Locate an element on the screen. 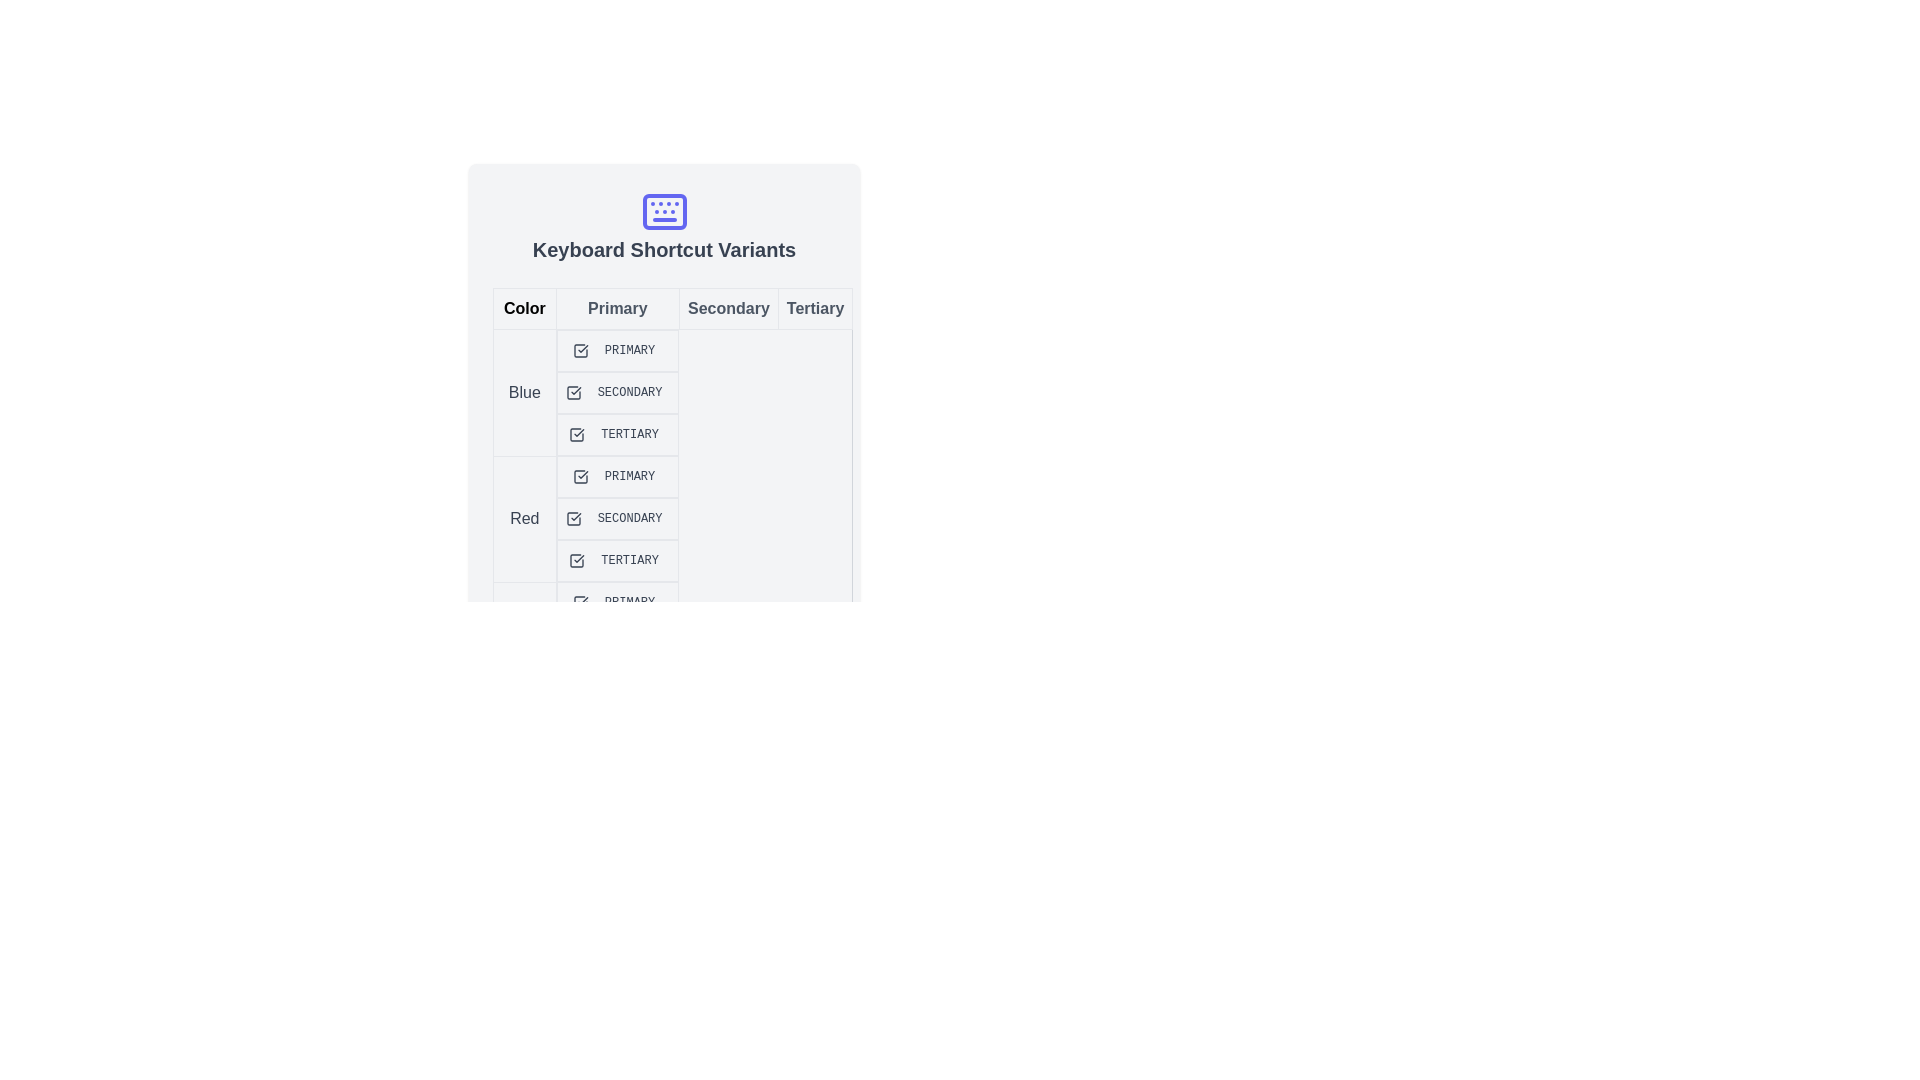 This screenshot has width=1920, height=1080. the 'SECONDARY' label with a red check icon is located at coordinates (617, 518).